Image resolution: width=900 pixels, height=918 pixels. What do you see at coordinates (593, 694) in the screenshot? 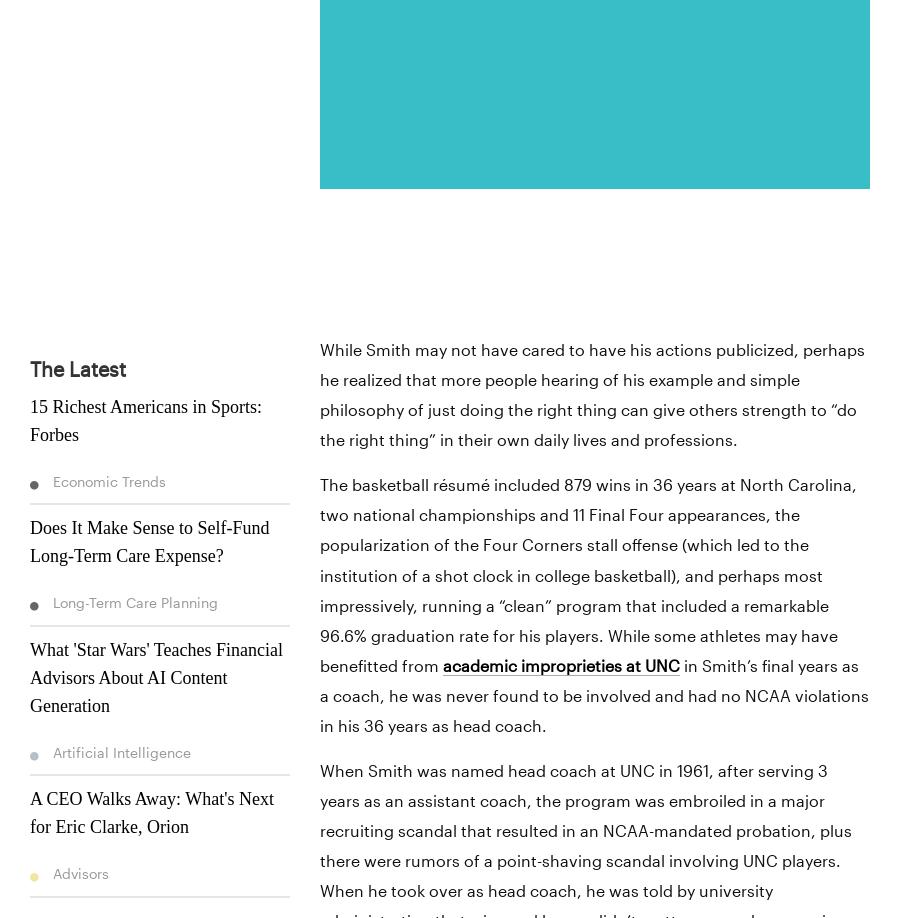
I see `'in Smith’s final years as a coach, he was never found to be involved and had no NCAA violations in his 36 years as head coach.'` at bounding box center [593, 694].